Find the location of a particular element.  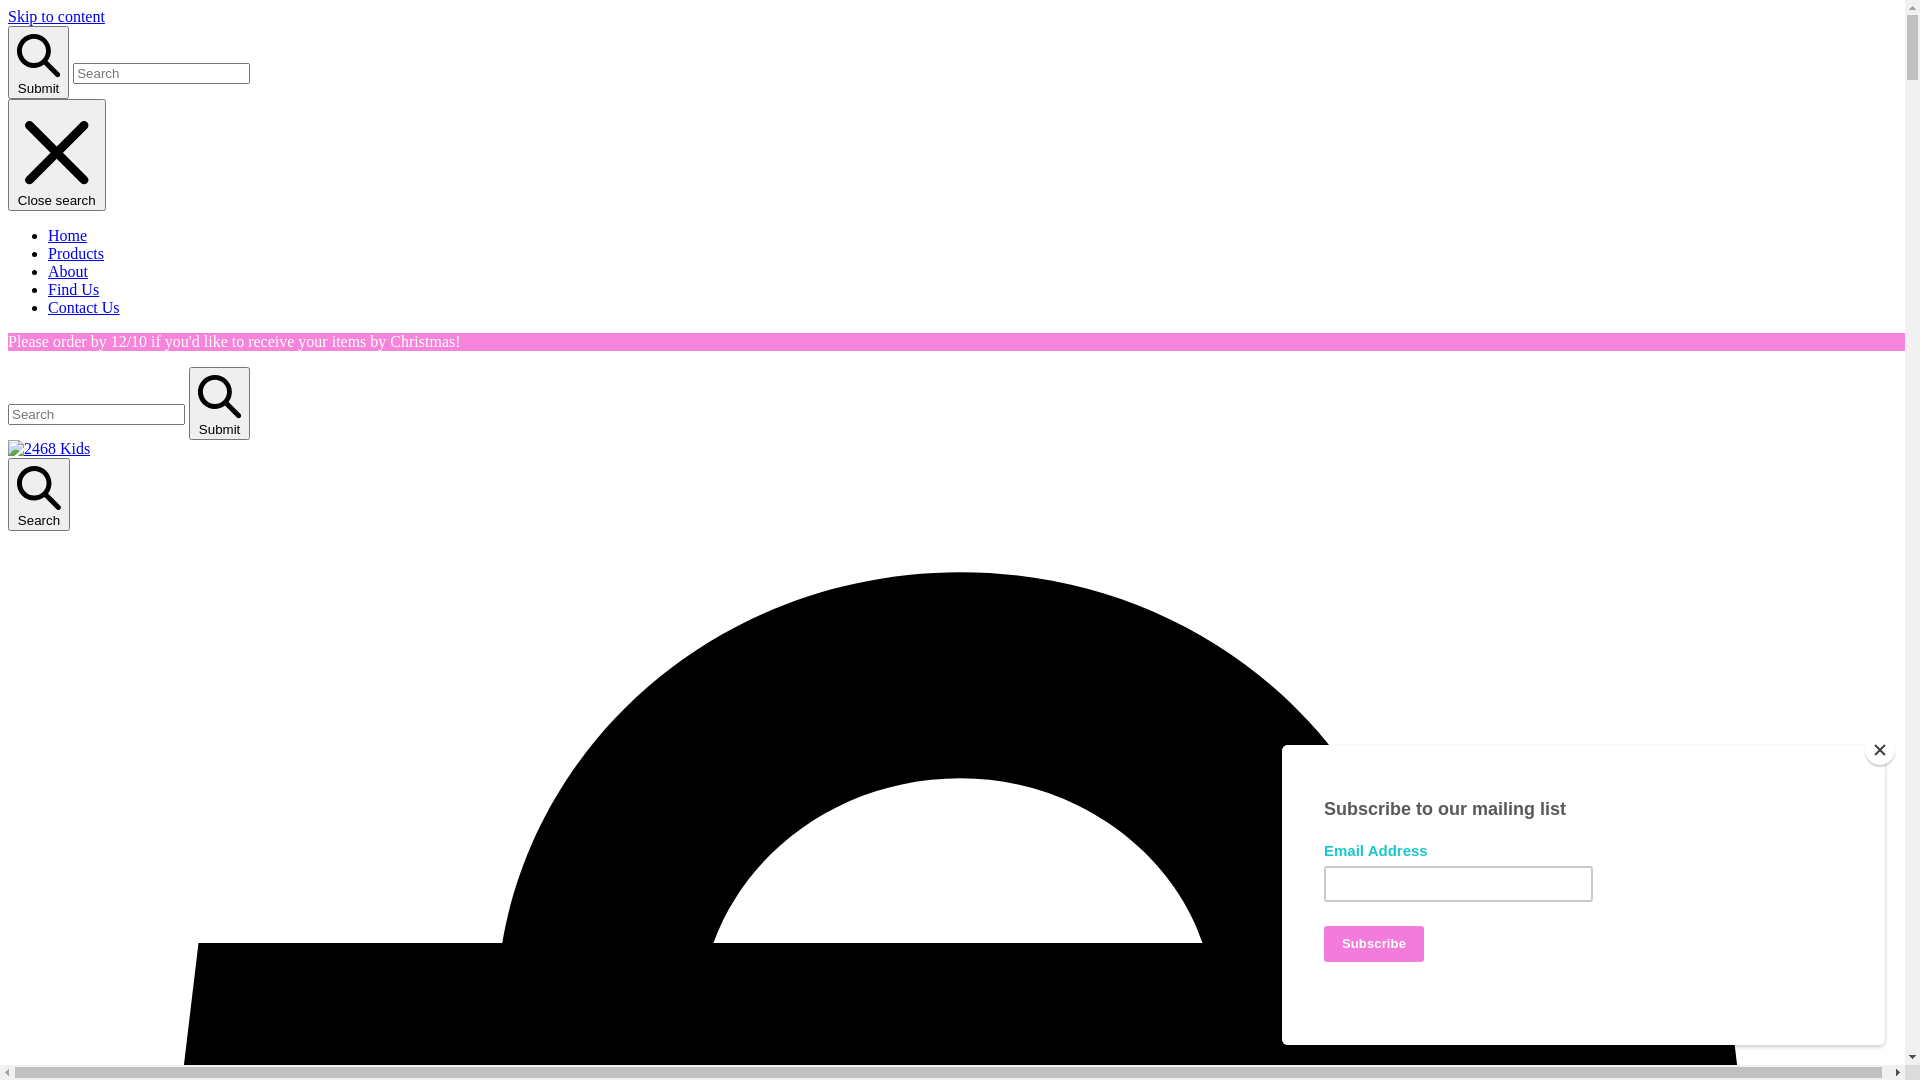

'Contact Us' is located at coordinates (82, 307).